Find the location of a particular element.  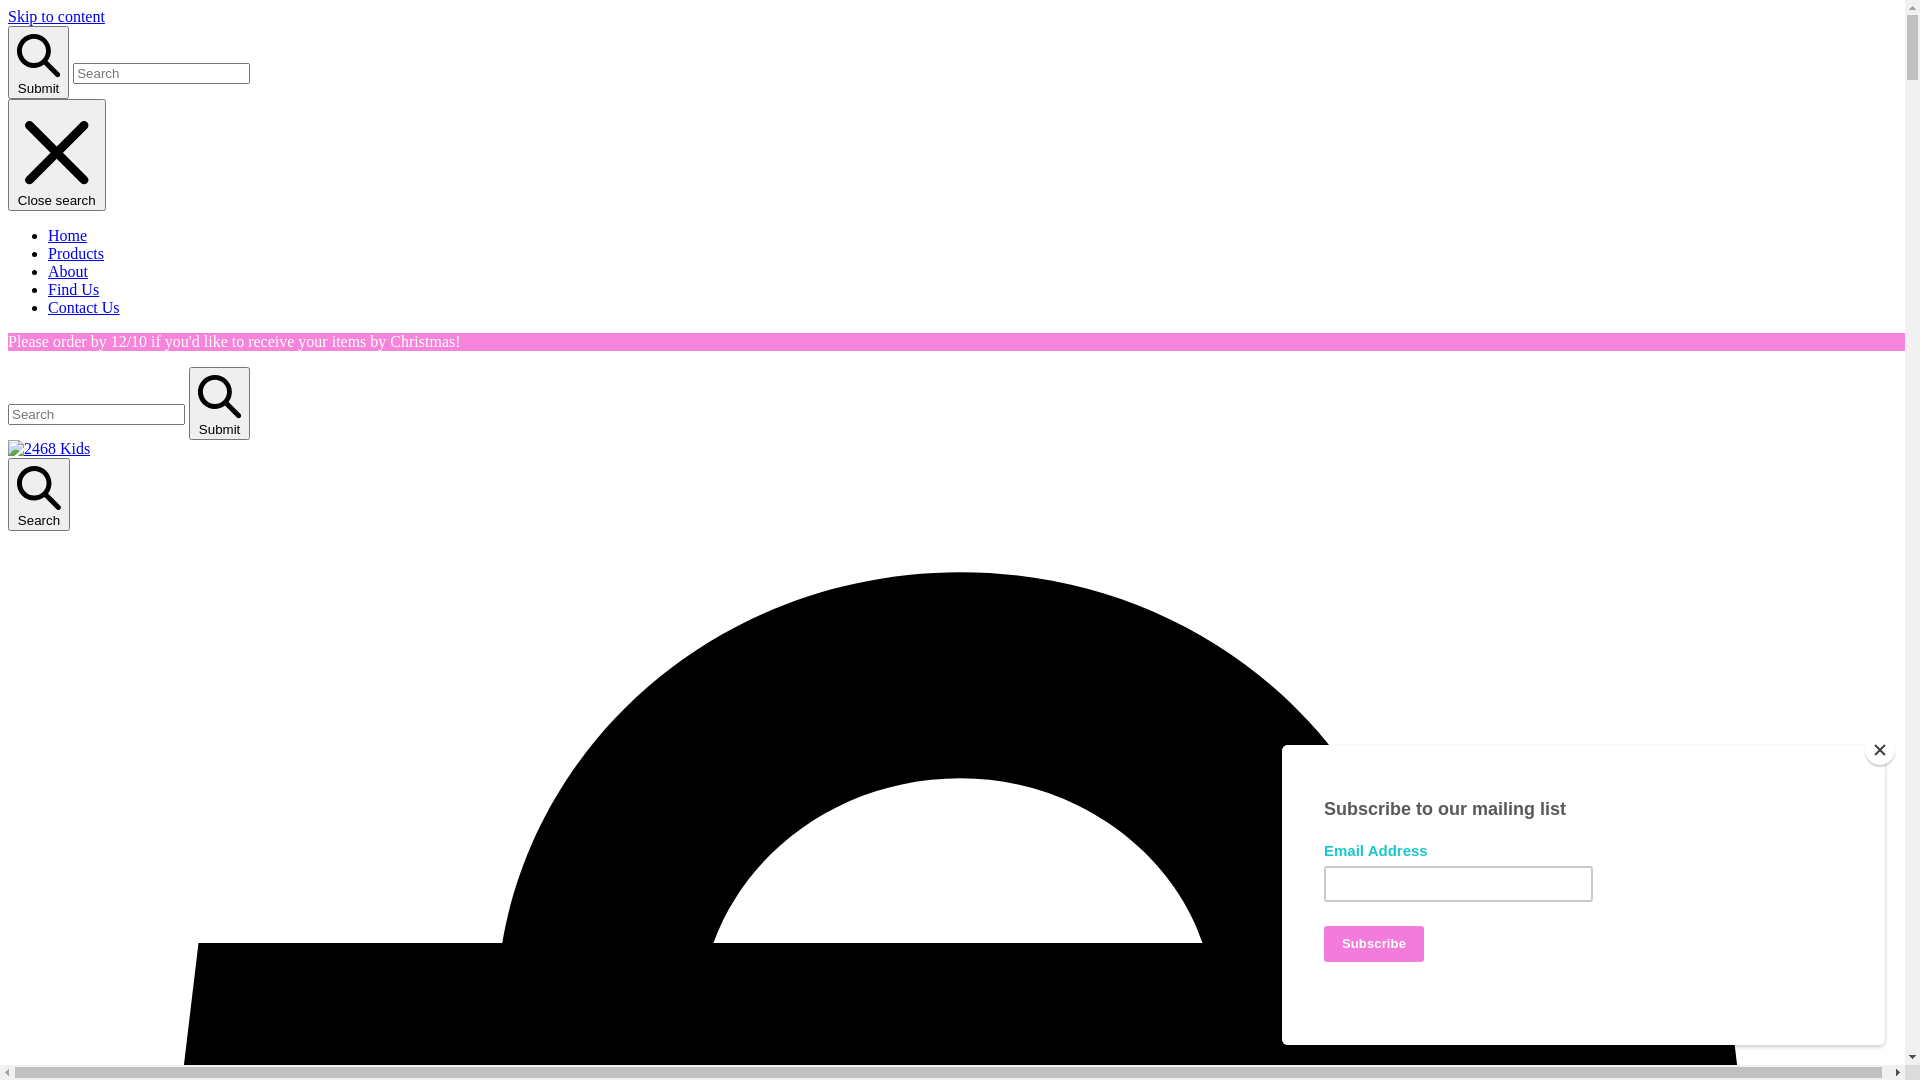

'Contact Us' is located at coordinates (82, 307).